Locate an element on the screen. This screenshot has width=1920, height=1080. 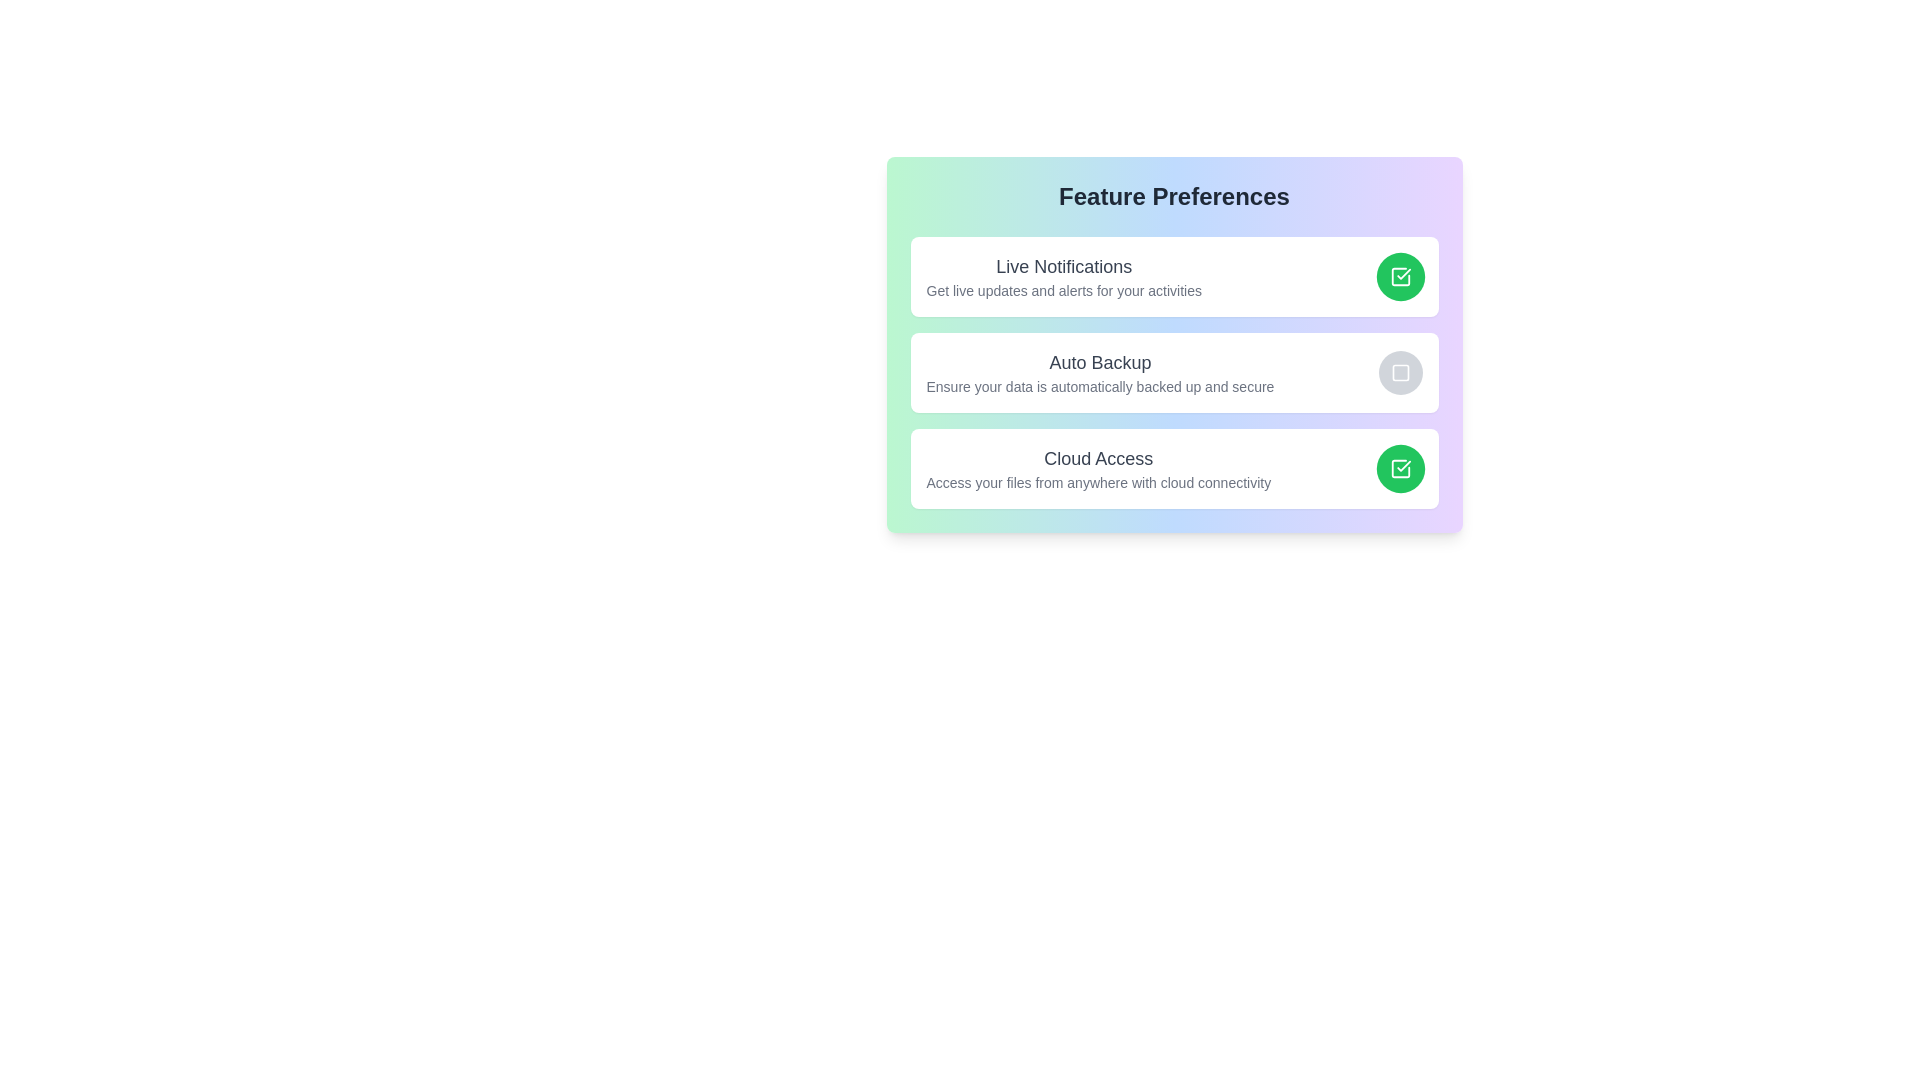
the 'Cloud Access' icon, which is the third icon in a vertical list indicating that the 'Cloud Access' option is enabled is located at coordinates (1402, 274).